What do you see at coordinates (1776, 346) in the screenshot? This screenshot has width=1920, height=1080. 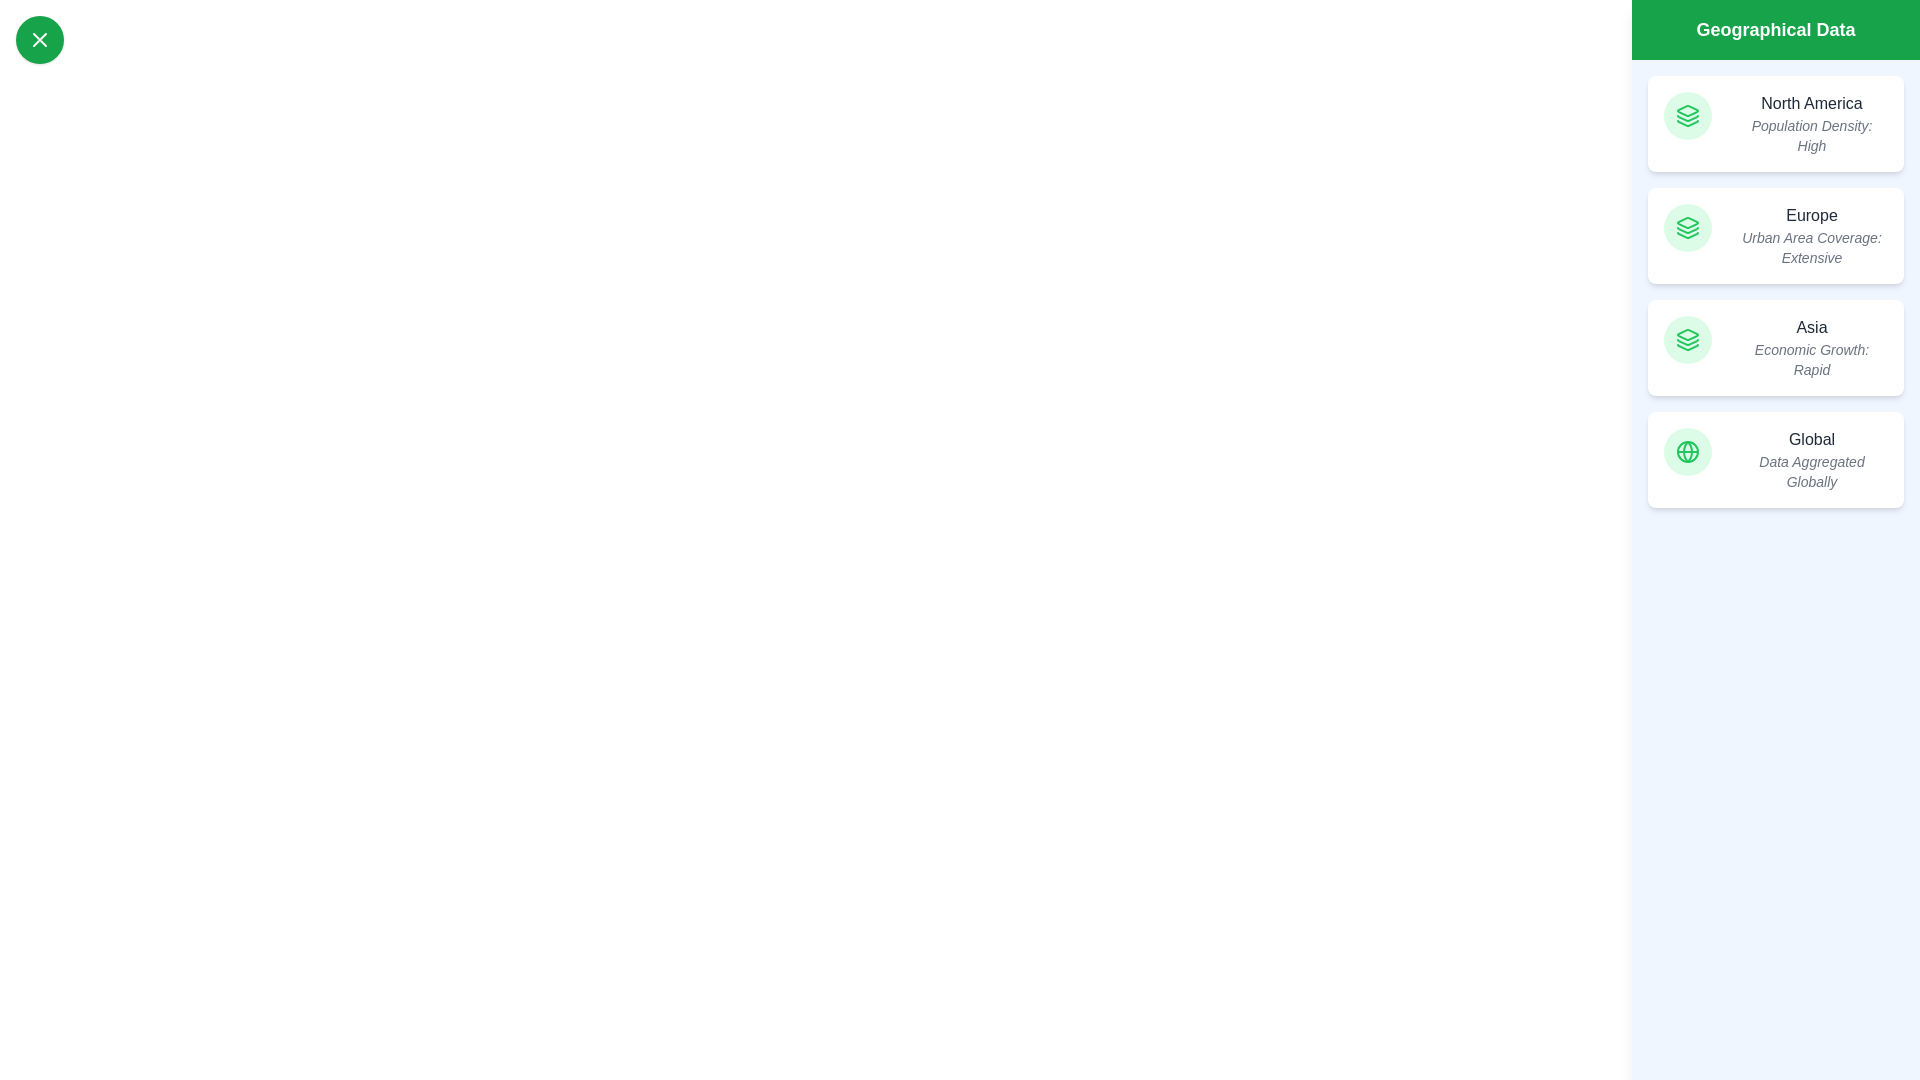 I see `the region Asia to view its details` at bounding box center [1776, 346].